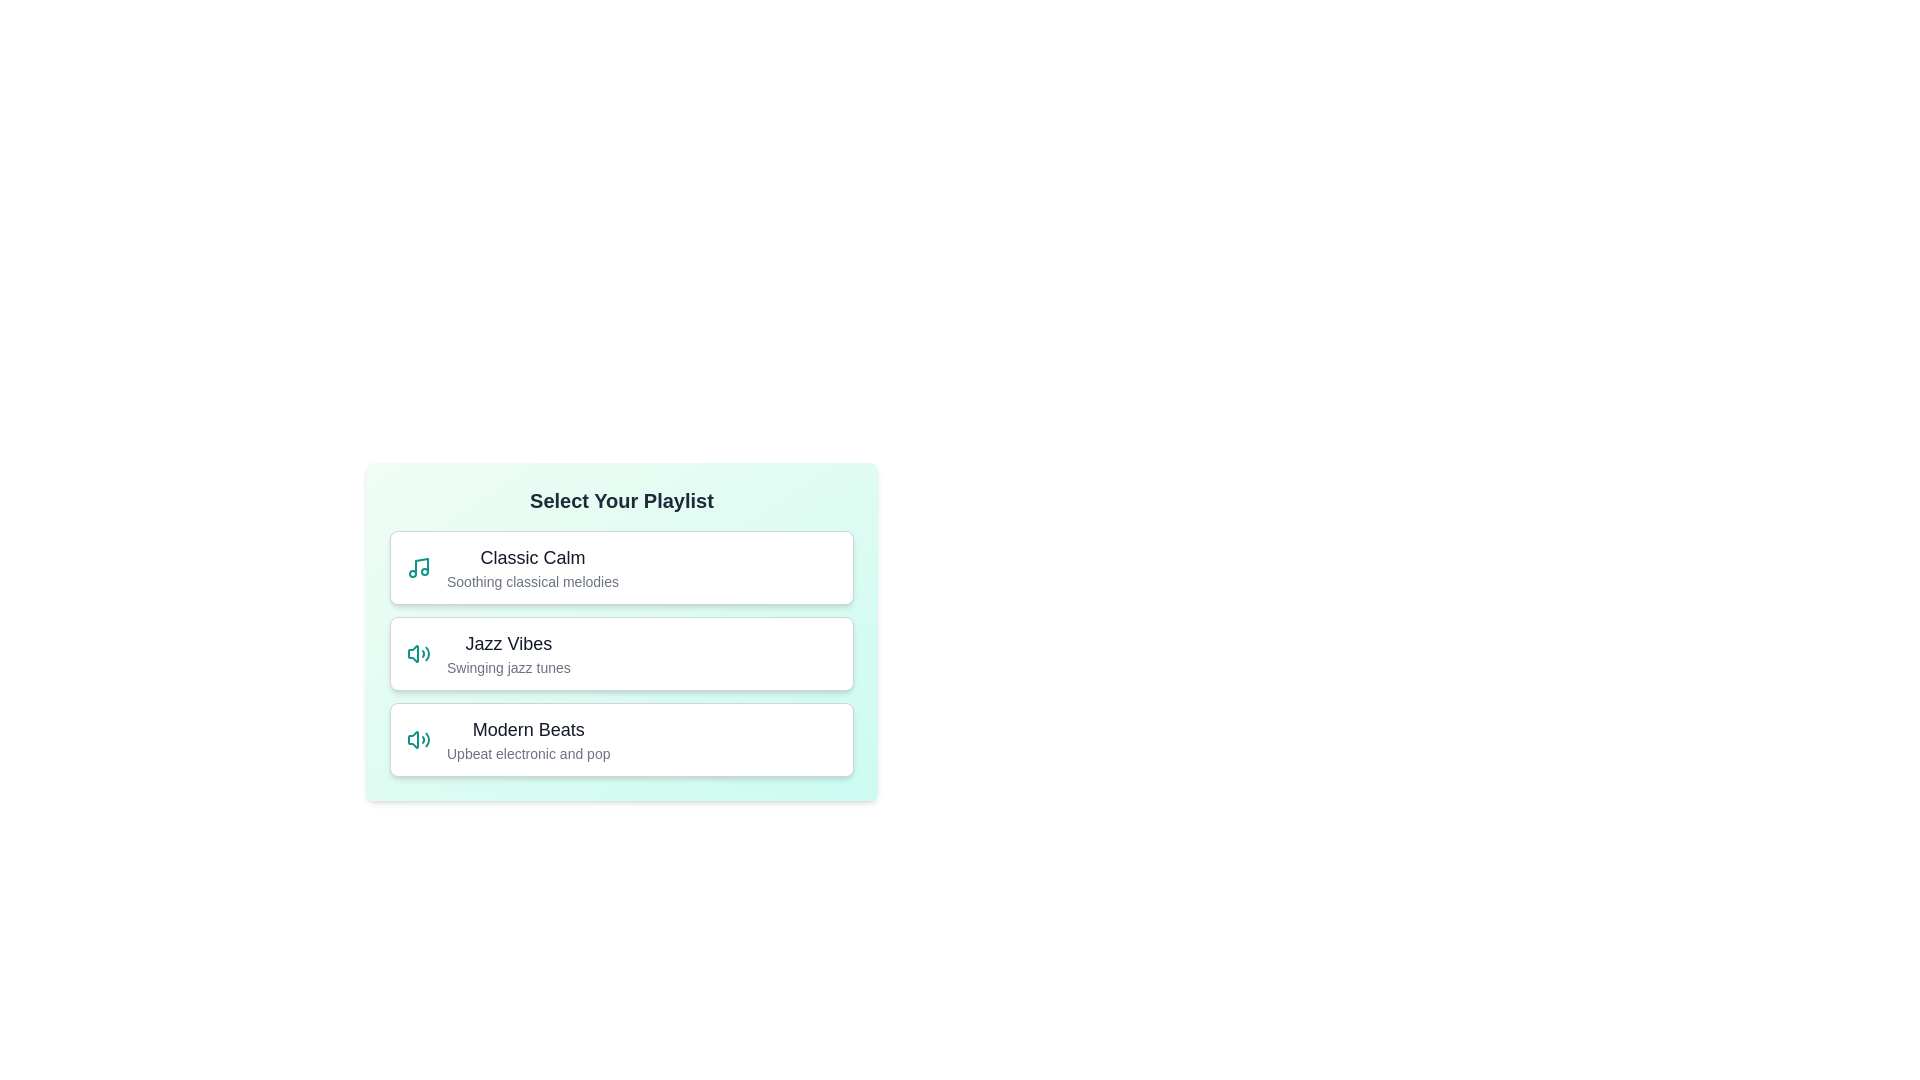 The image size is (1920, 1080). Describe the element at coordinates (508, 667) in the screenshot. I see `the static text element that says 'Swinging jazz tunes', which is styled with a smaller gray font and located directly below the bold text 'Jazz Vibes'` at that location.